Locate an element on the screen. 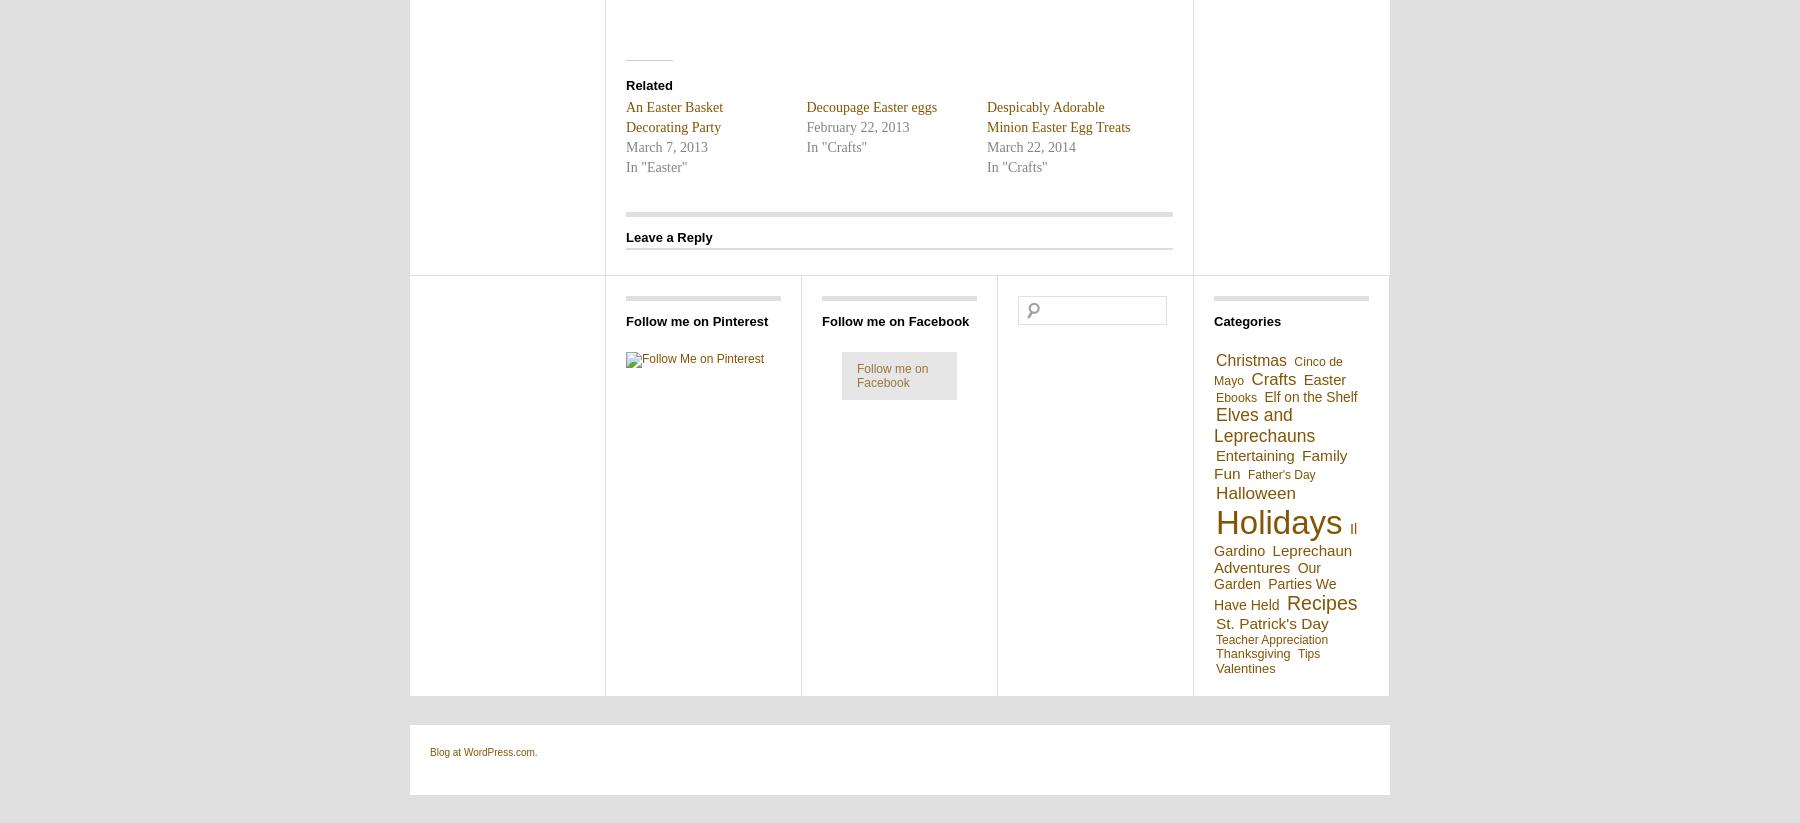 The width and height of the screenshot is (1800, 823). 'Cinco de Mayo' is located at coordinates (1278, 371).